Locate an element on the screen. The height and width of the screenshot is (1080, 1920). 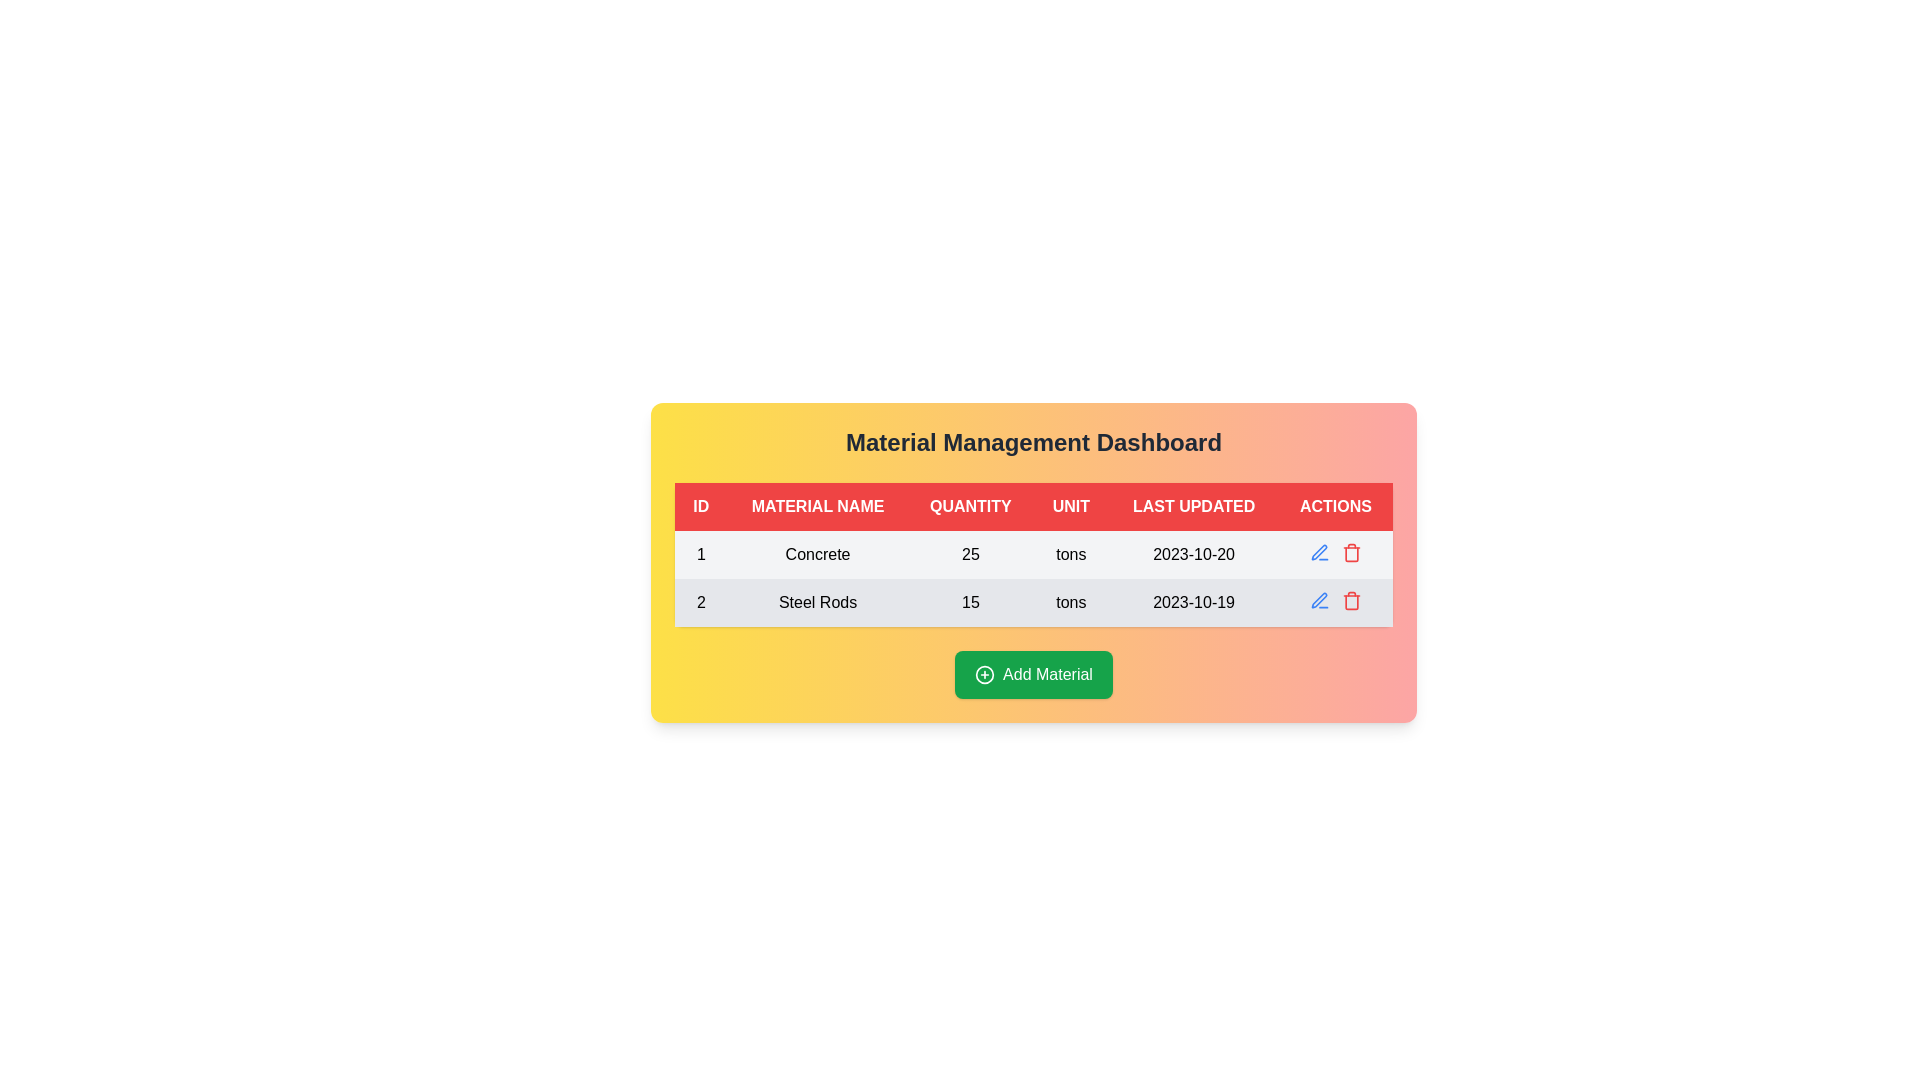
the delete icon button in the Actions column is located at coordinates (1351, 600).